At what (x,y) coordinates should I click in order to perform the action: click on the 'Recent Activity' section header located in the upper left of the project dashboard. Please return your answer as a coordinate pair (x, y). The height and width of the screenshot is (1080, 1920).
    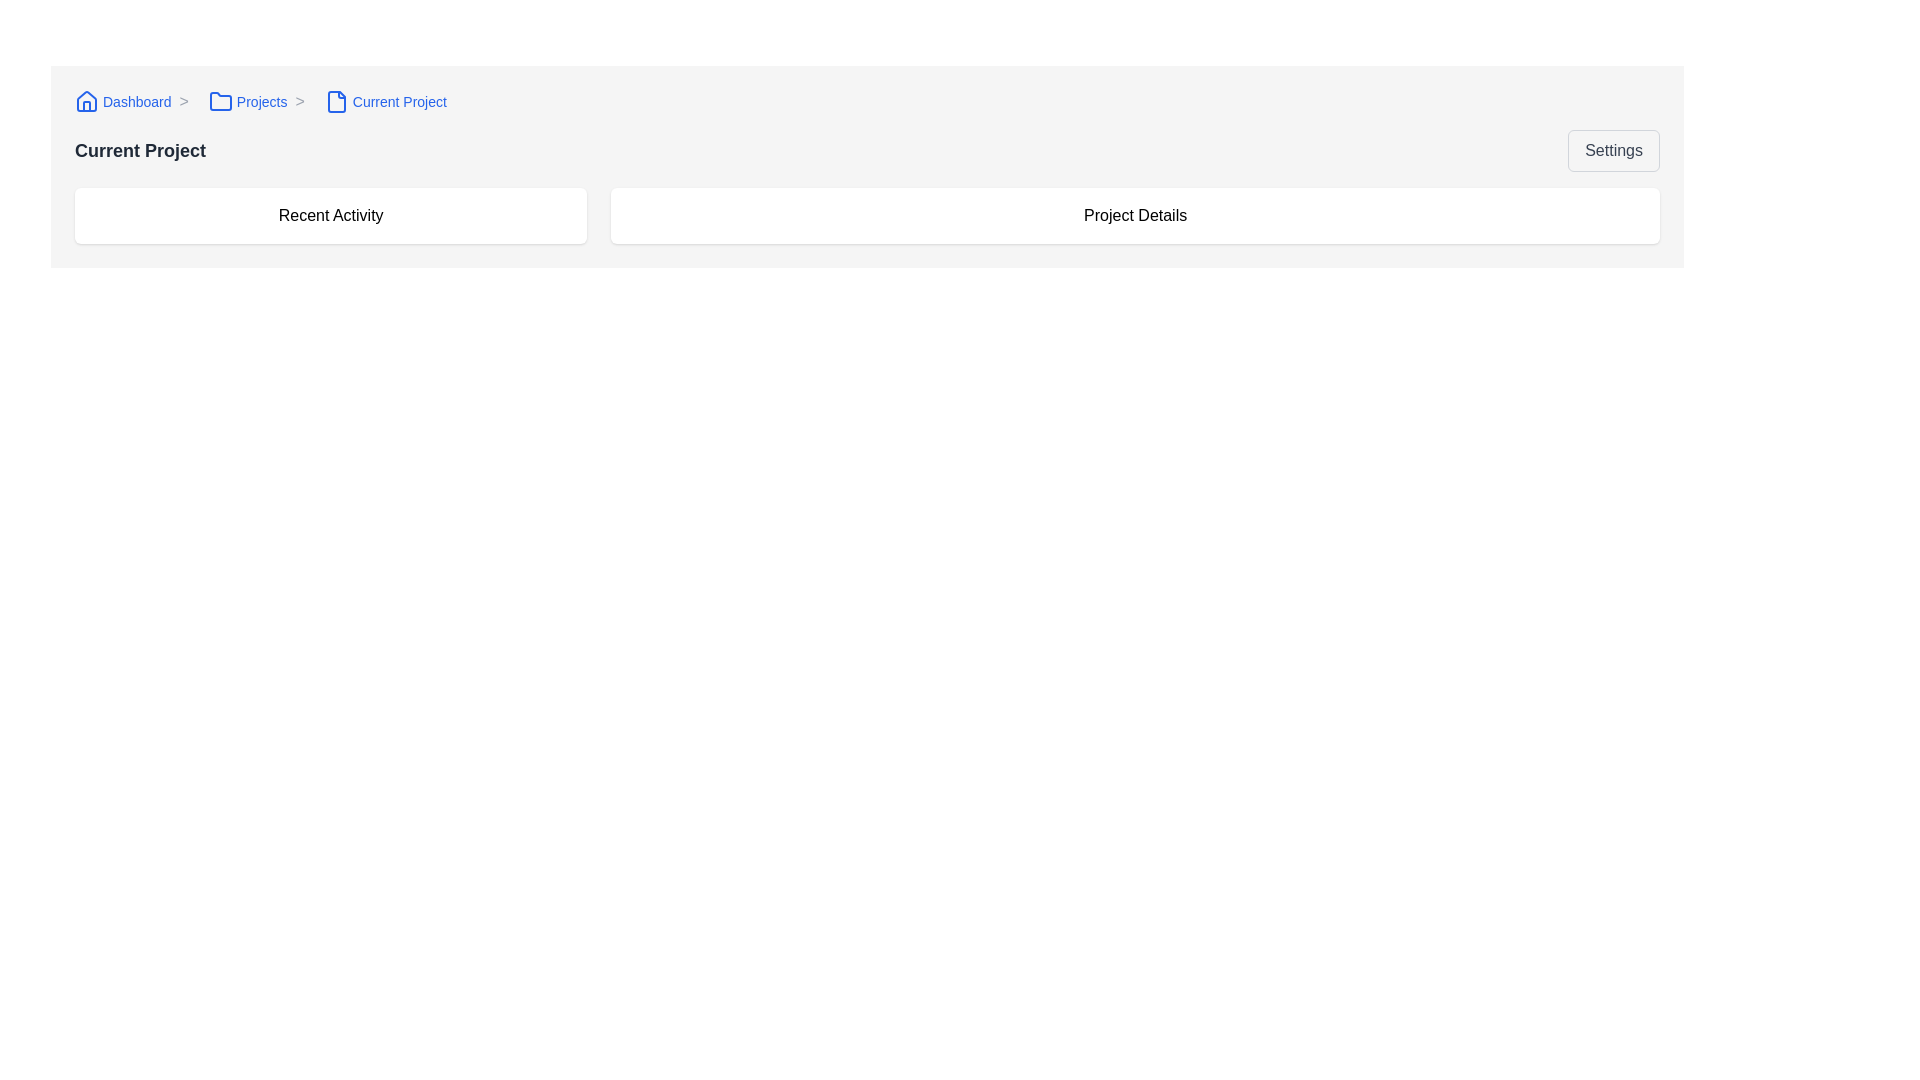
    Looking at the image, I should click on (331, 216).